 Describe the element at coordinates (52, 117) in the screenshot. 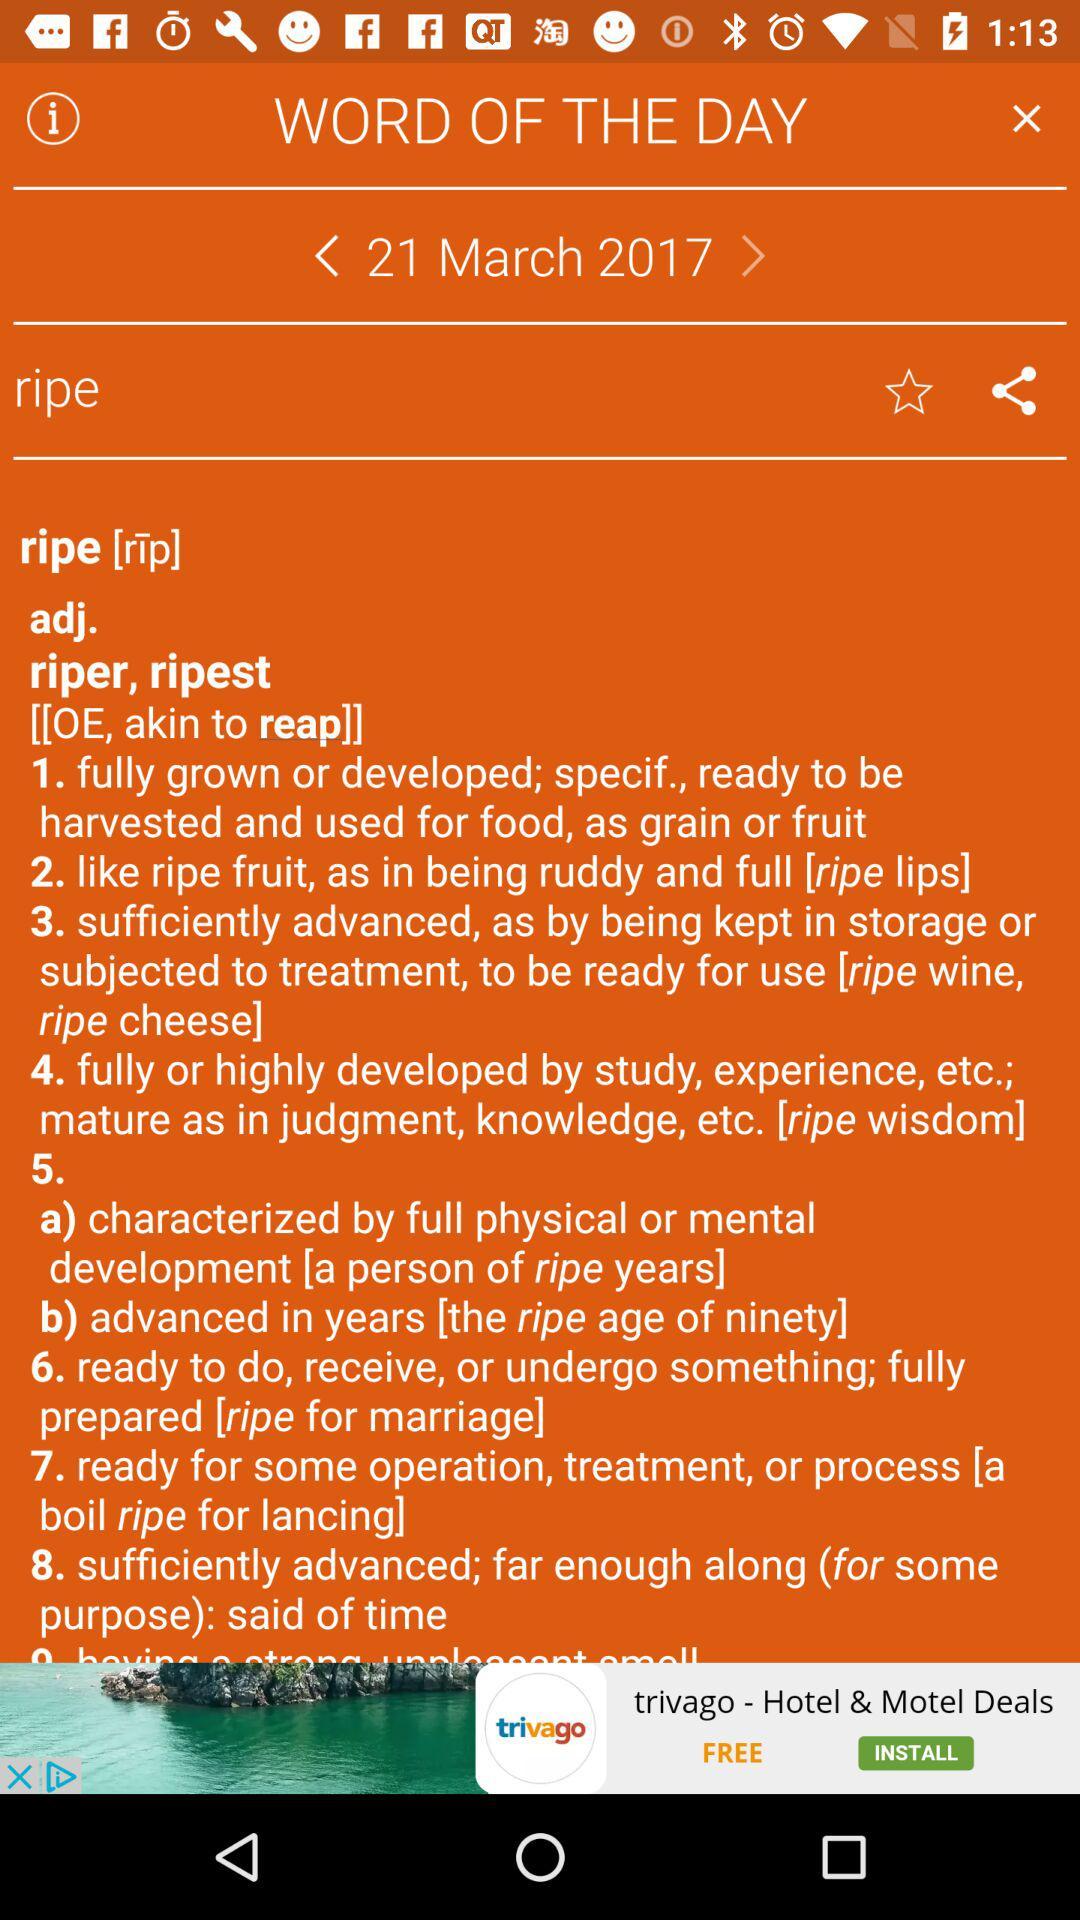

I see `show information` at that location.